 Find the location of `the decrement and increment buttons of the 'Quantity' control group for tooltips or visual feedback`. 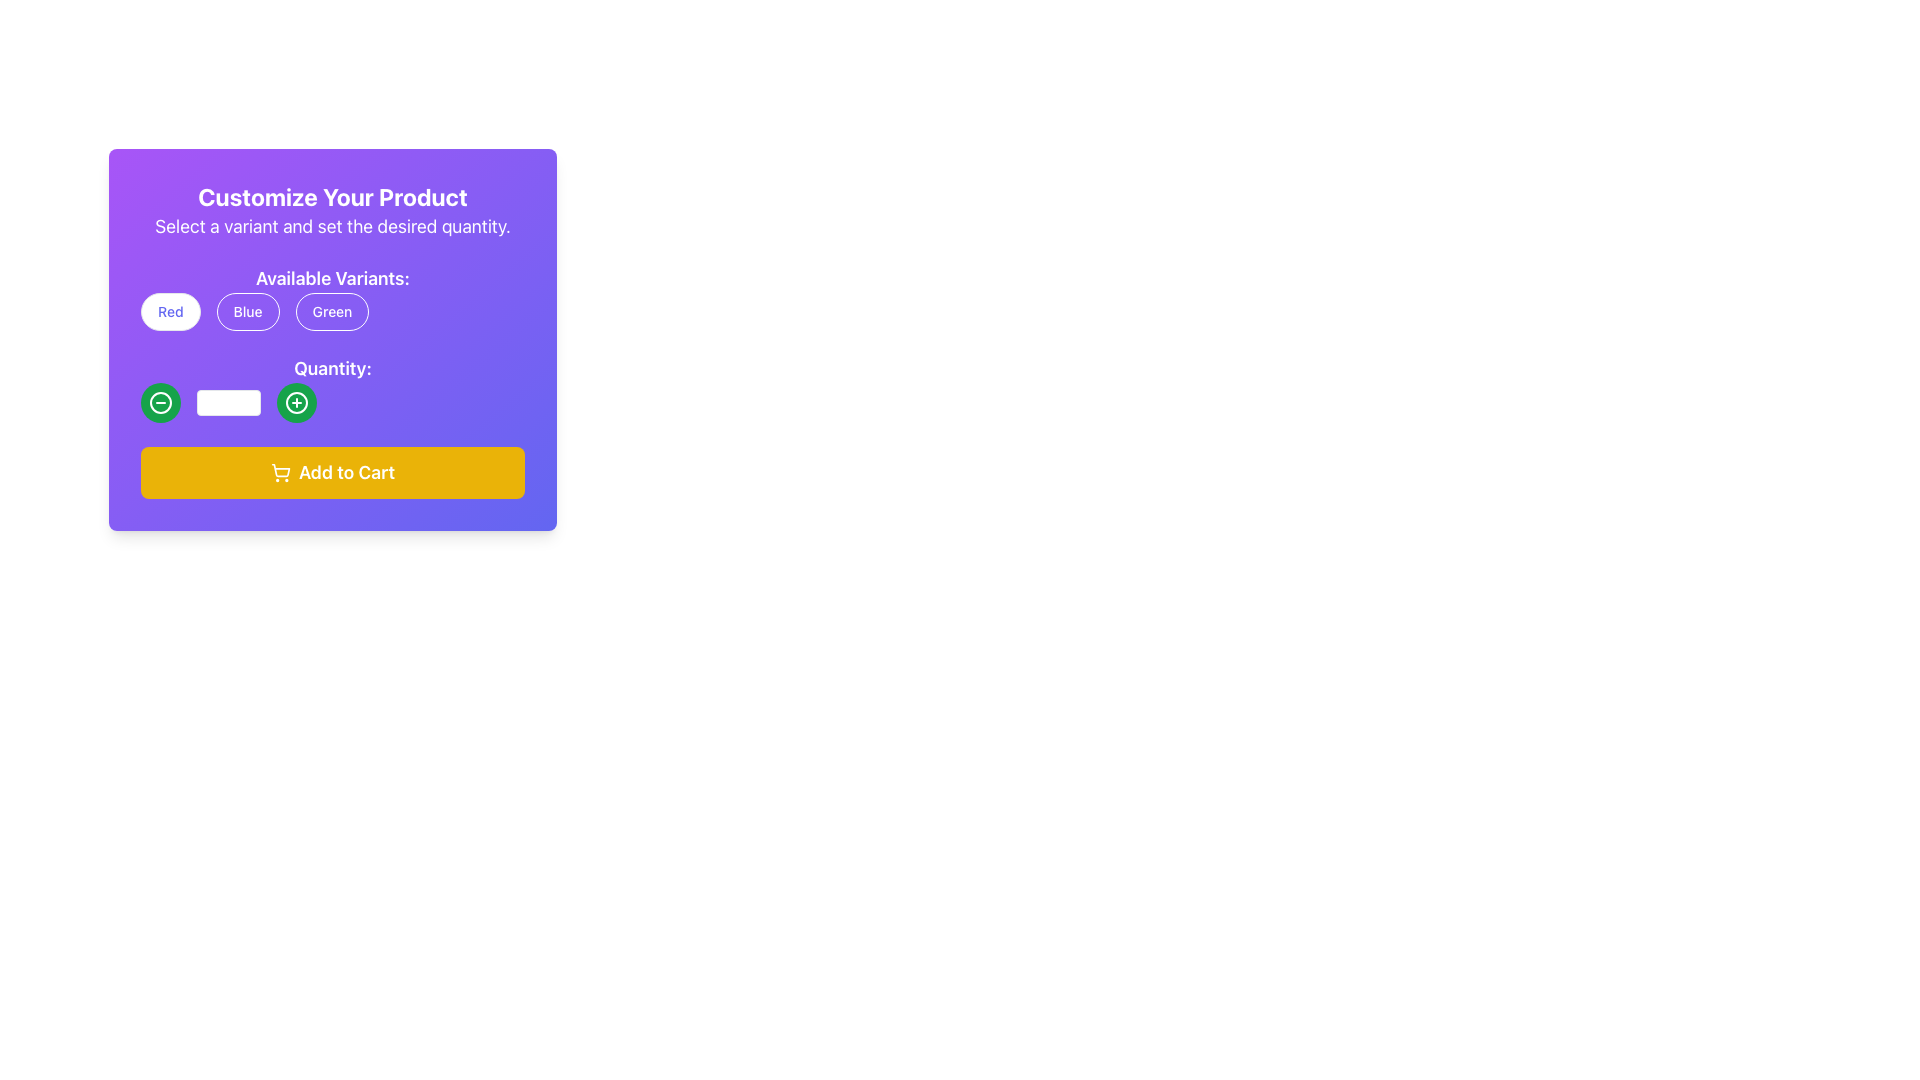

the decrement and increment buttons of the 'Quantity' control group for tooltips or visual feedback is located at coordinates (332, 402).